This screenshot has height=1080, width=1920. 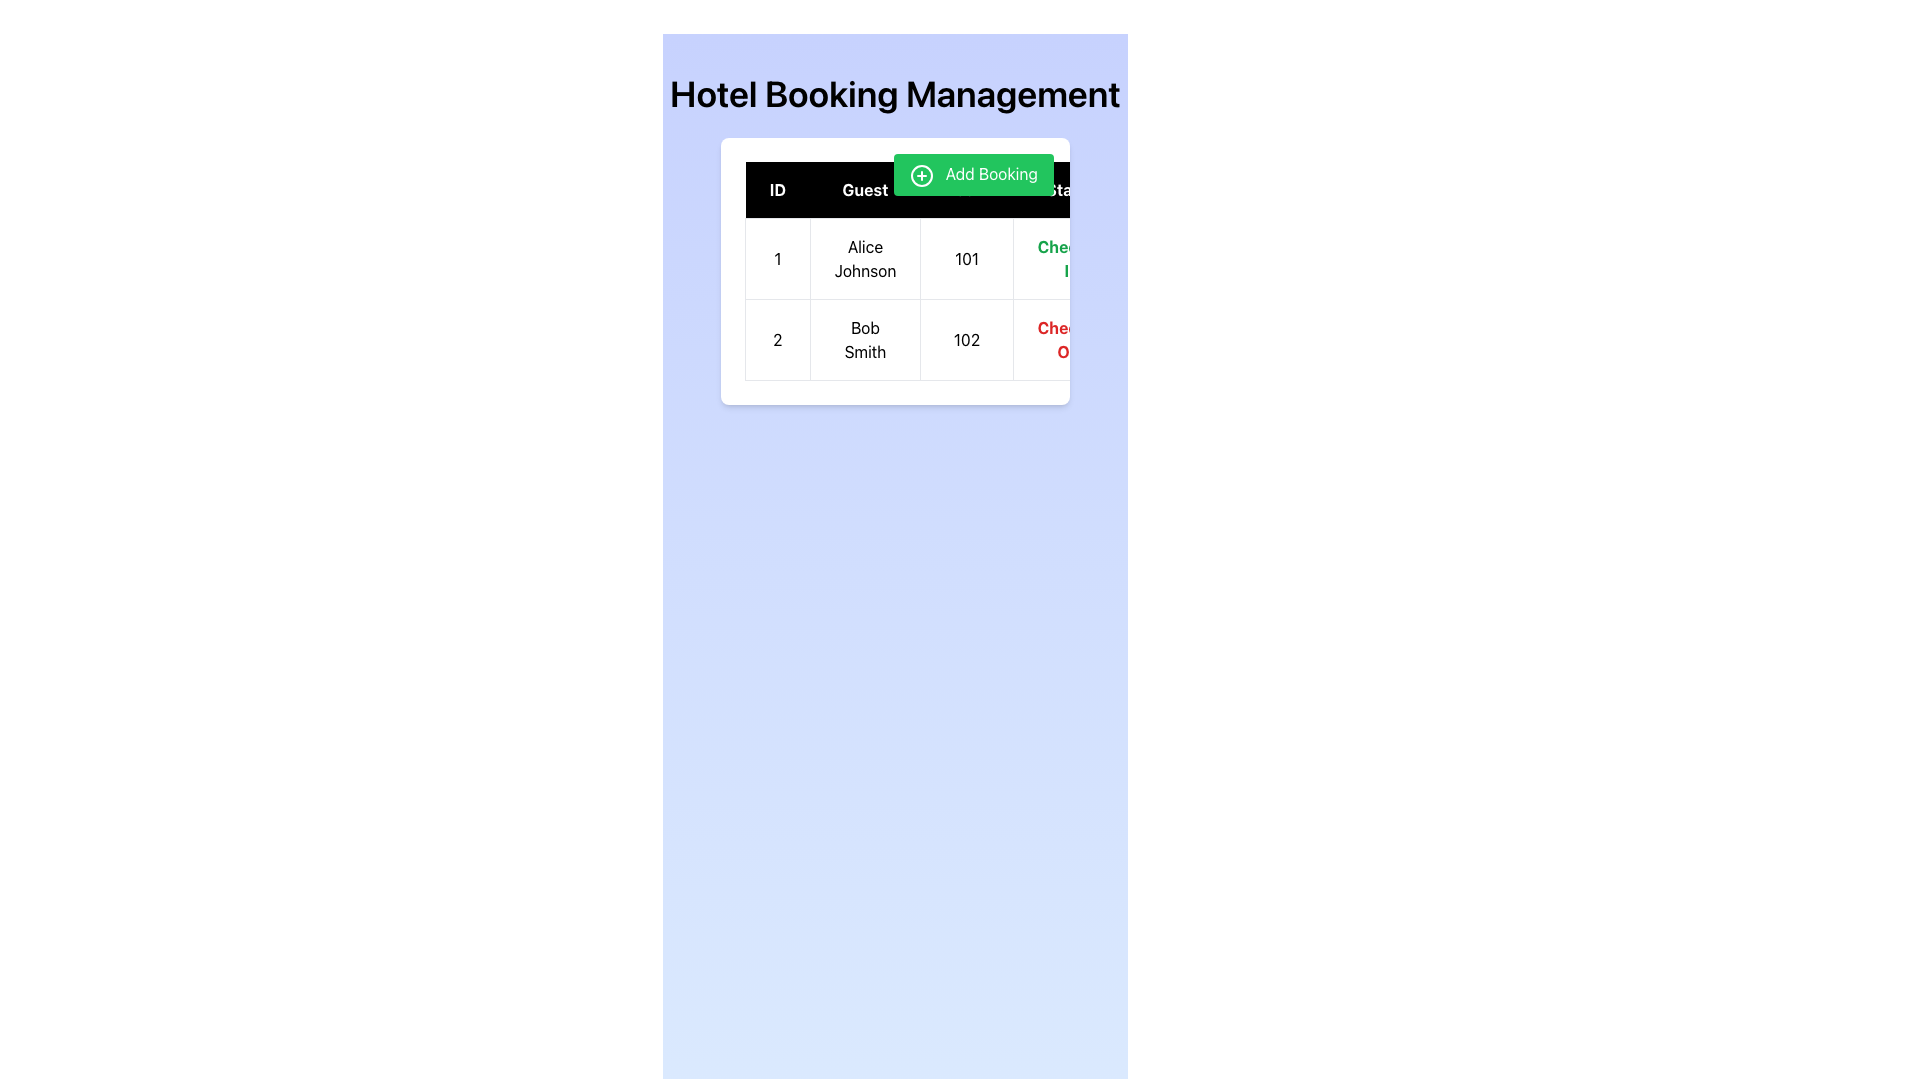 I want to click on the Text element that represents a unique identifier or room number in the second row and third column of the grid within the 'Hotel Booking Management' interface, so click(x=967, y=338).